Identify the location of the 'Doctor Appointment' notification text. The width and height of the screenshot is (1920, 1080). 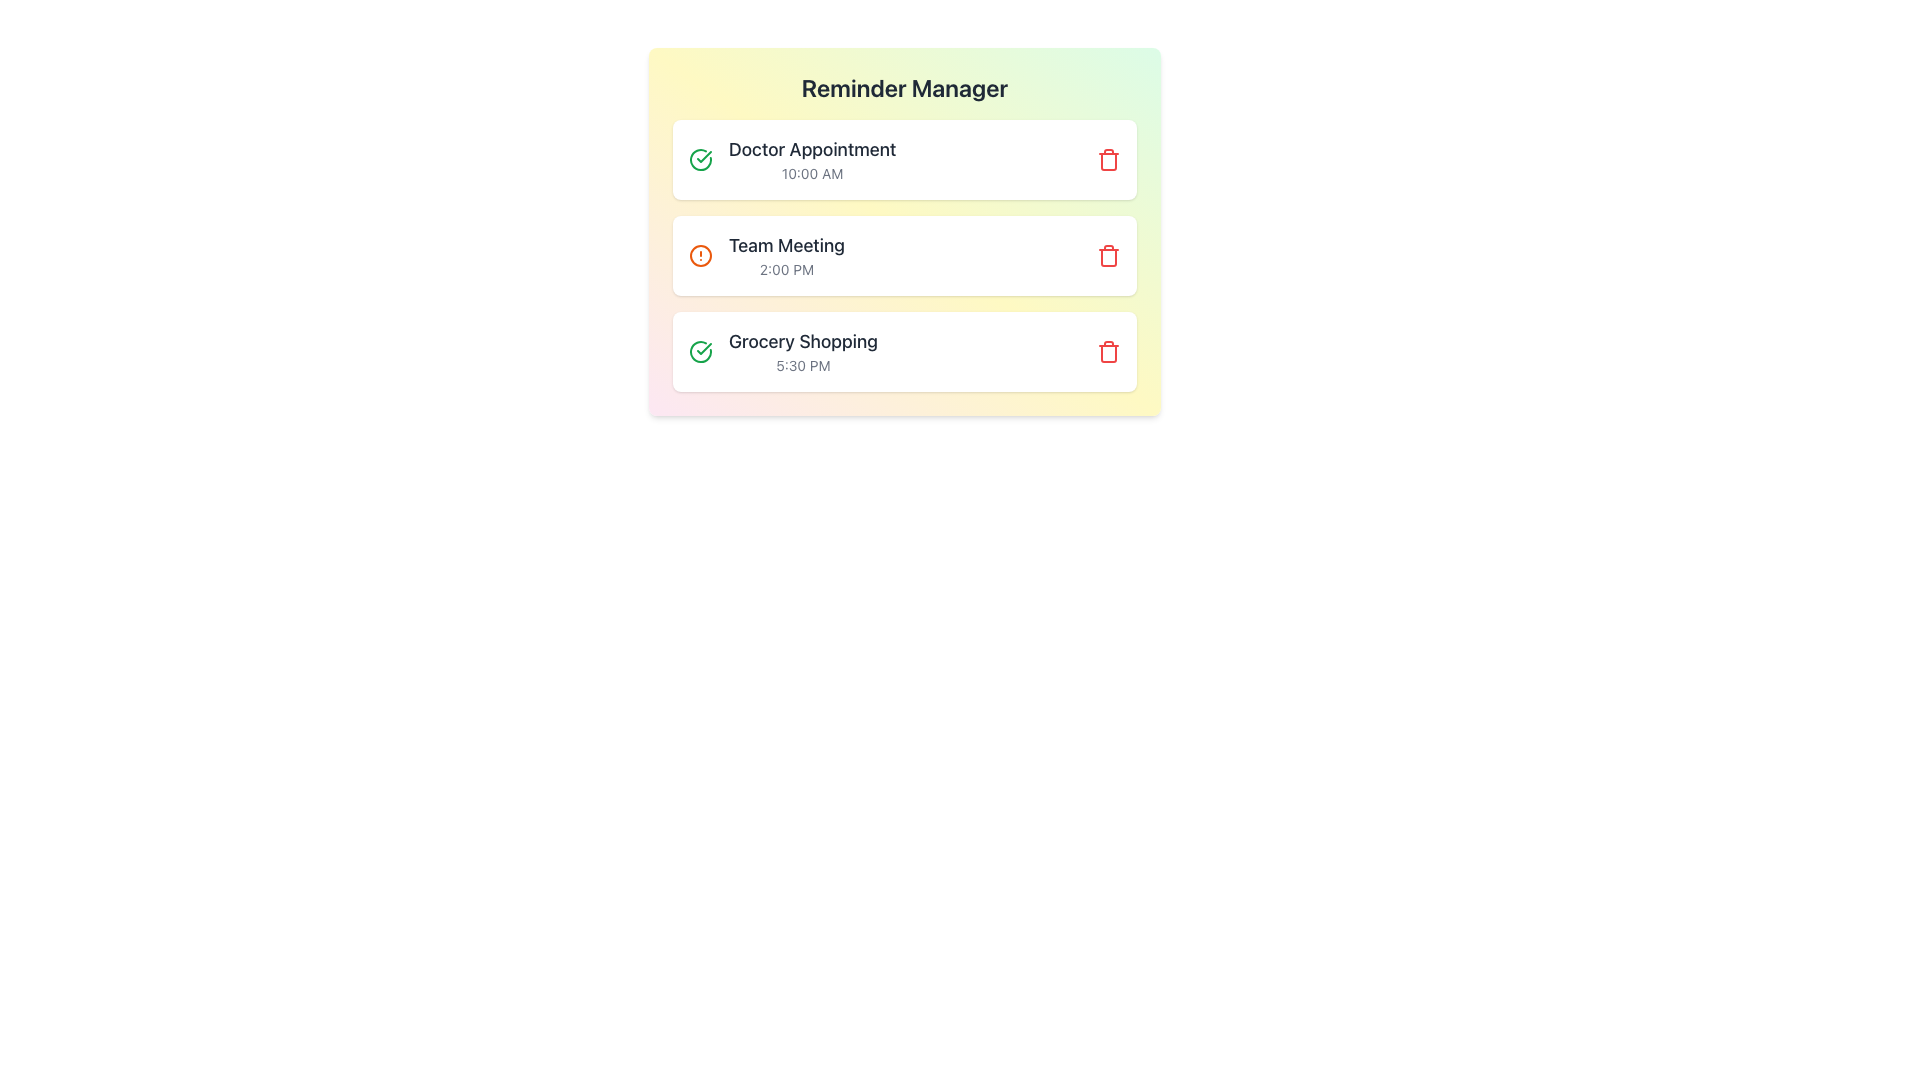
(791, 158).